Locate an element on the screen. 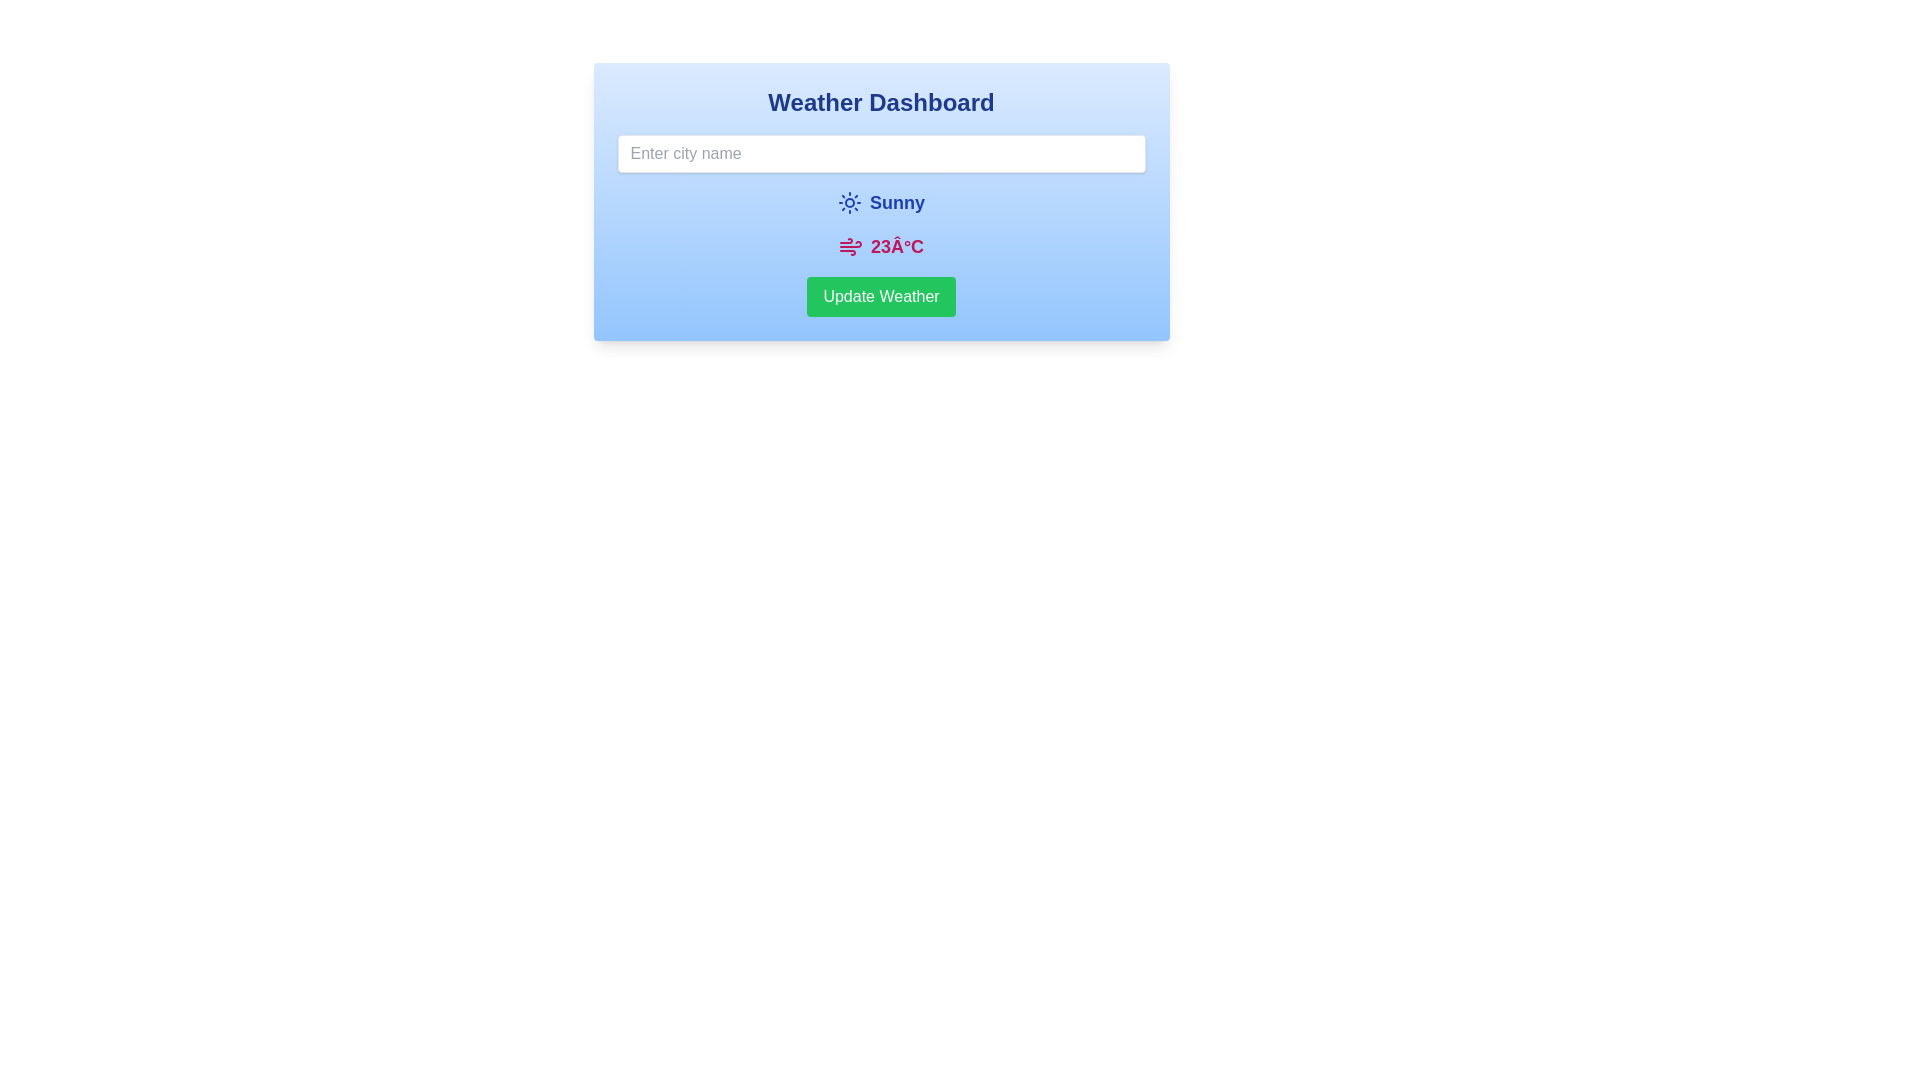  the weather condition display element which consists of a sun icon and the text 'Sunny' in bold blue font, located in the weather details card is located at coordinates (880, 203).